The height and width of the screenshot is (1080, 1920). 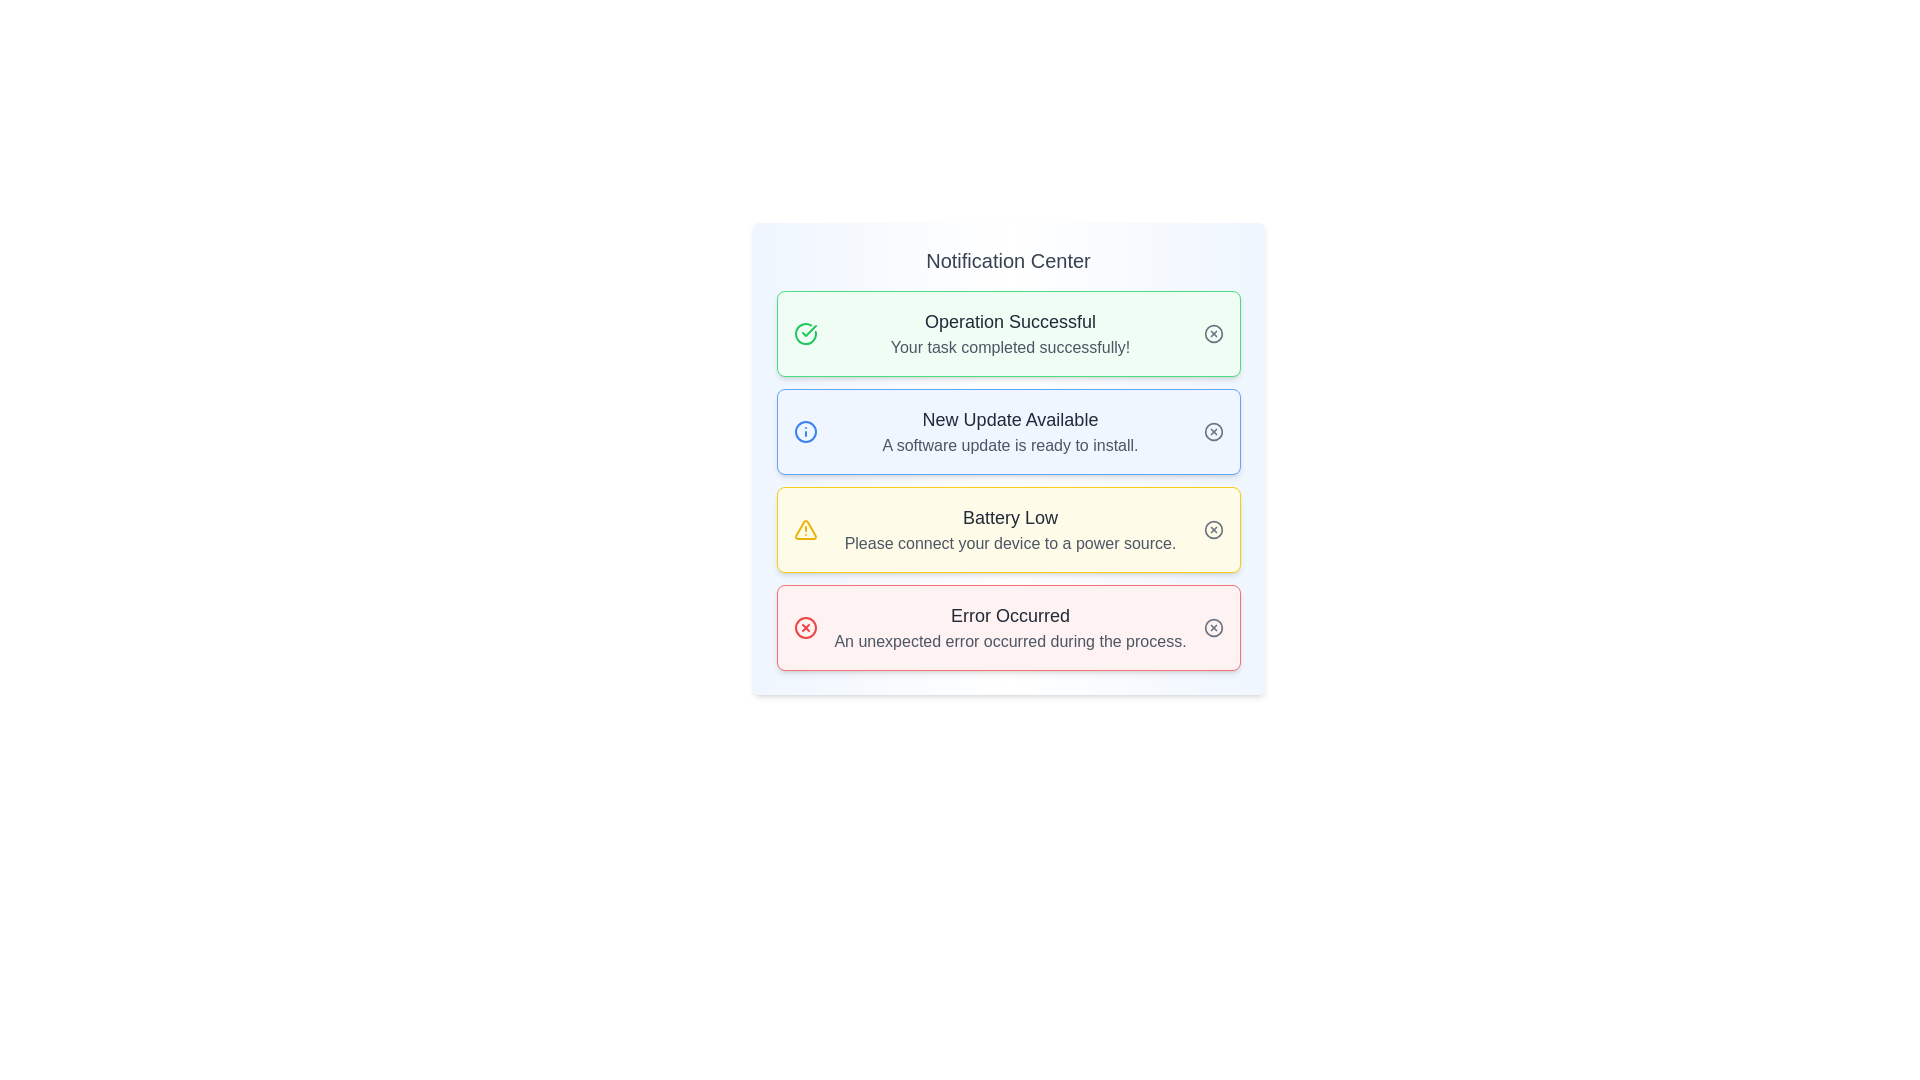 What do you see at coordinates (1212, 431) in the screenshot?
I see `the circular vector graphic, which is part of the icon displayed alongside the 'New Update Available' notification, located at the rightmost side of the notification box` at bounding box center [1212, 431].